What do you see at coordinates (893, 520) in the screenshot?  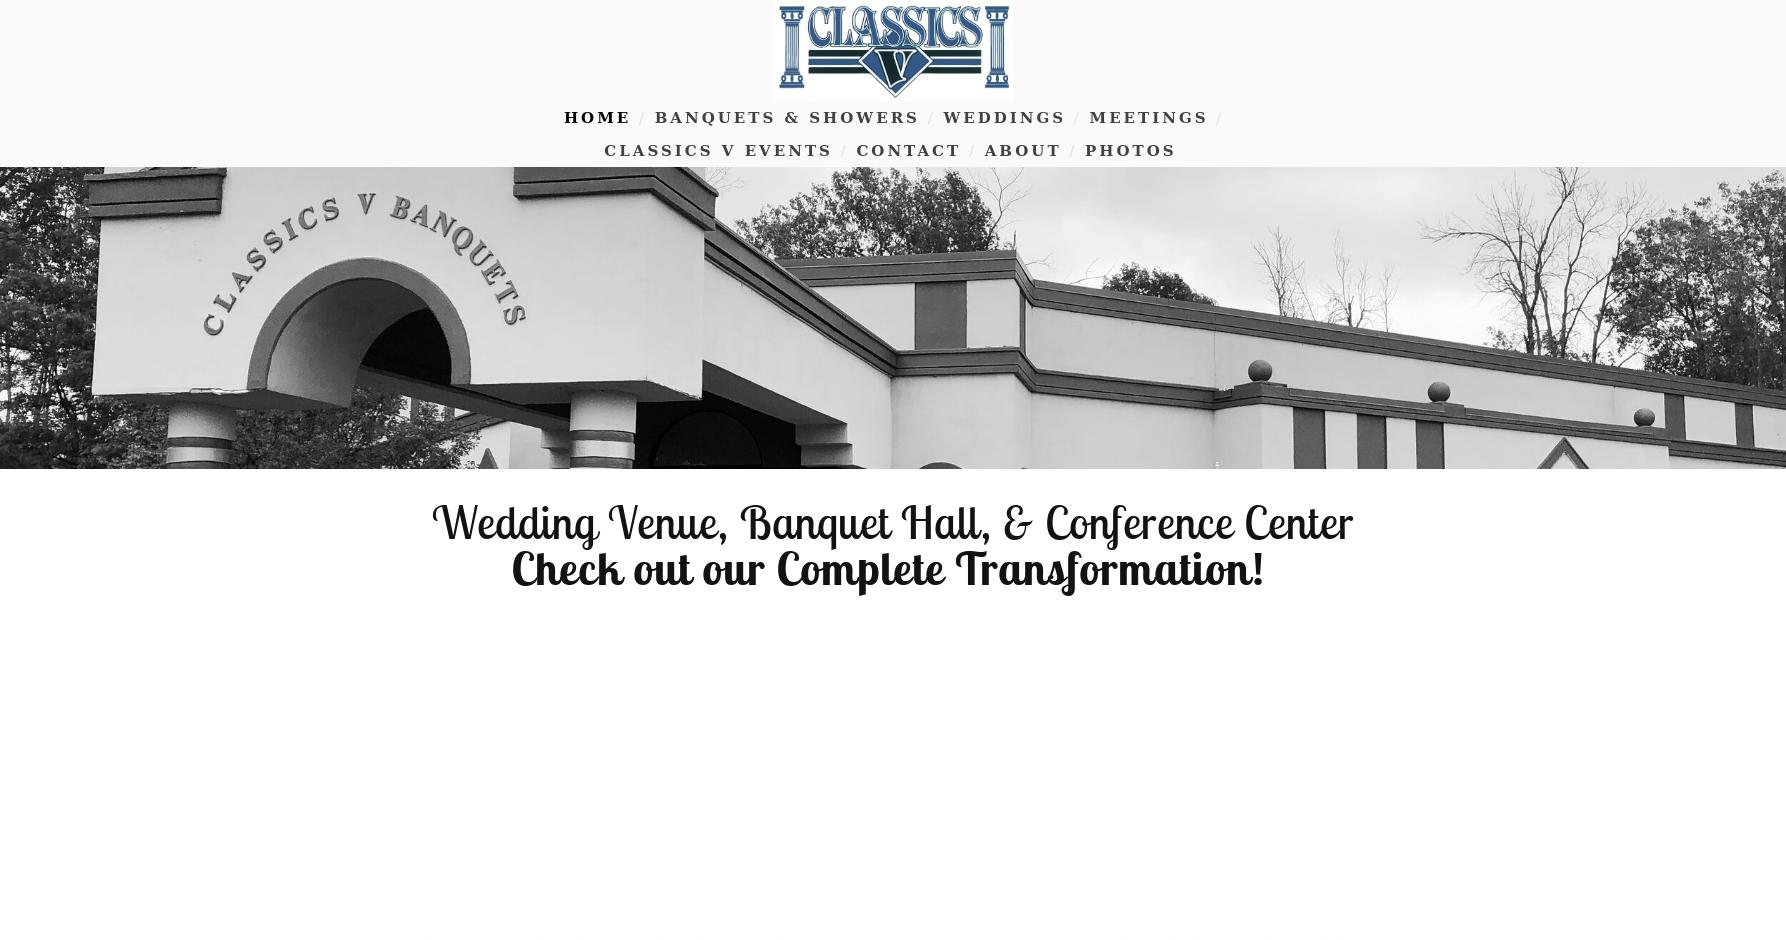 I see `'Wedding Venue, Banquet Hall, & Conference Center'` at bounding box center [893, 520].